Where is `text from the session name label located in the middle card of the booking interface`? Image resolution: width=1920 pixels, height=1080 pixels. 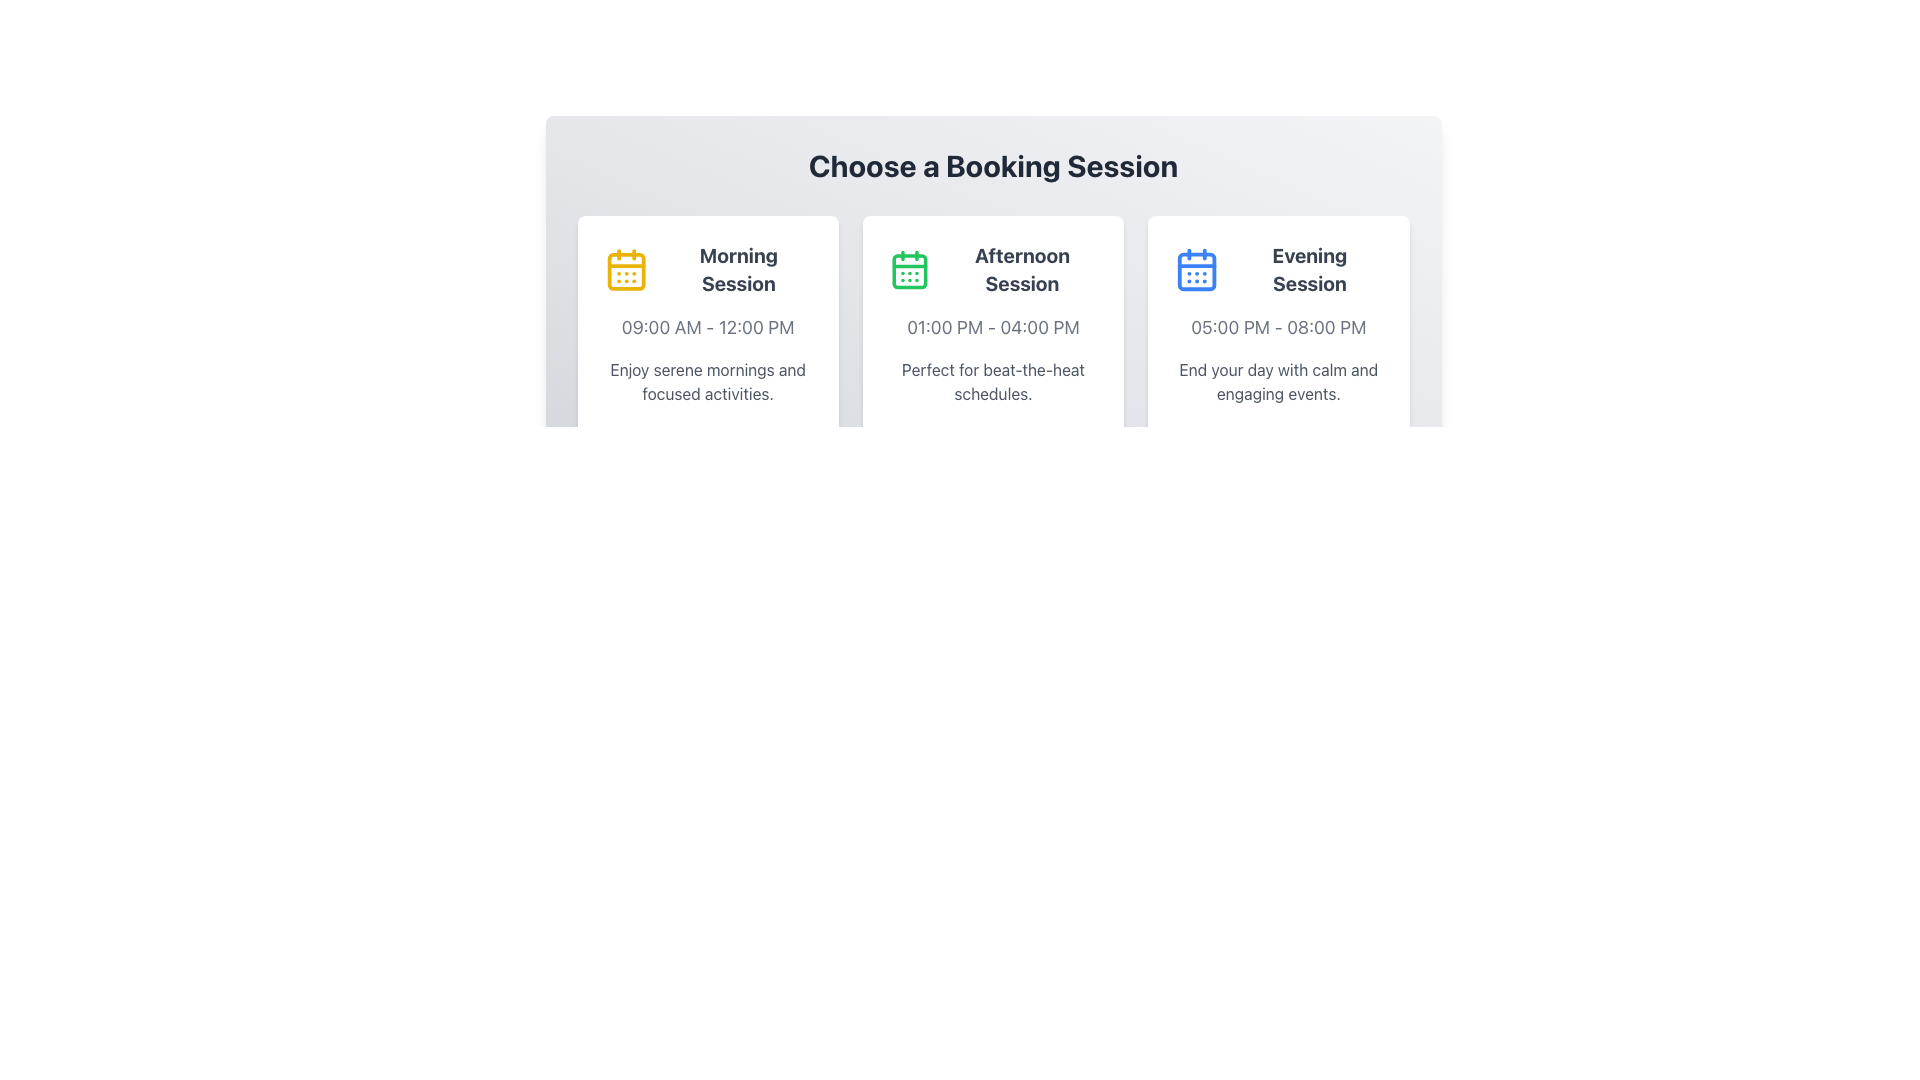
text from the session name label located in the middle card of the booking interface is located at coordinates (993, 270).